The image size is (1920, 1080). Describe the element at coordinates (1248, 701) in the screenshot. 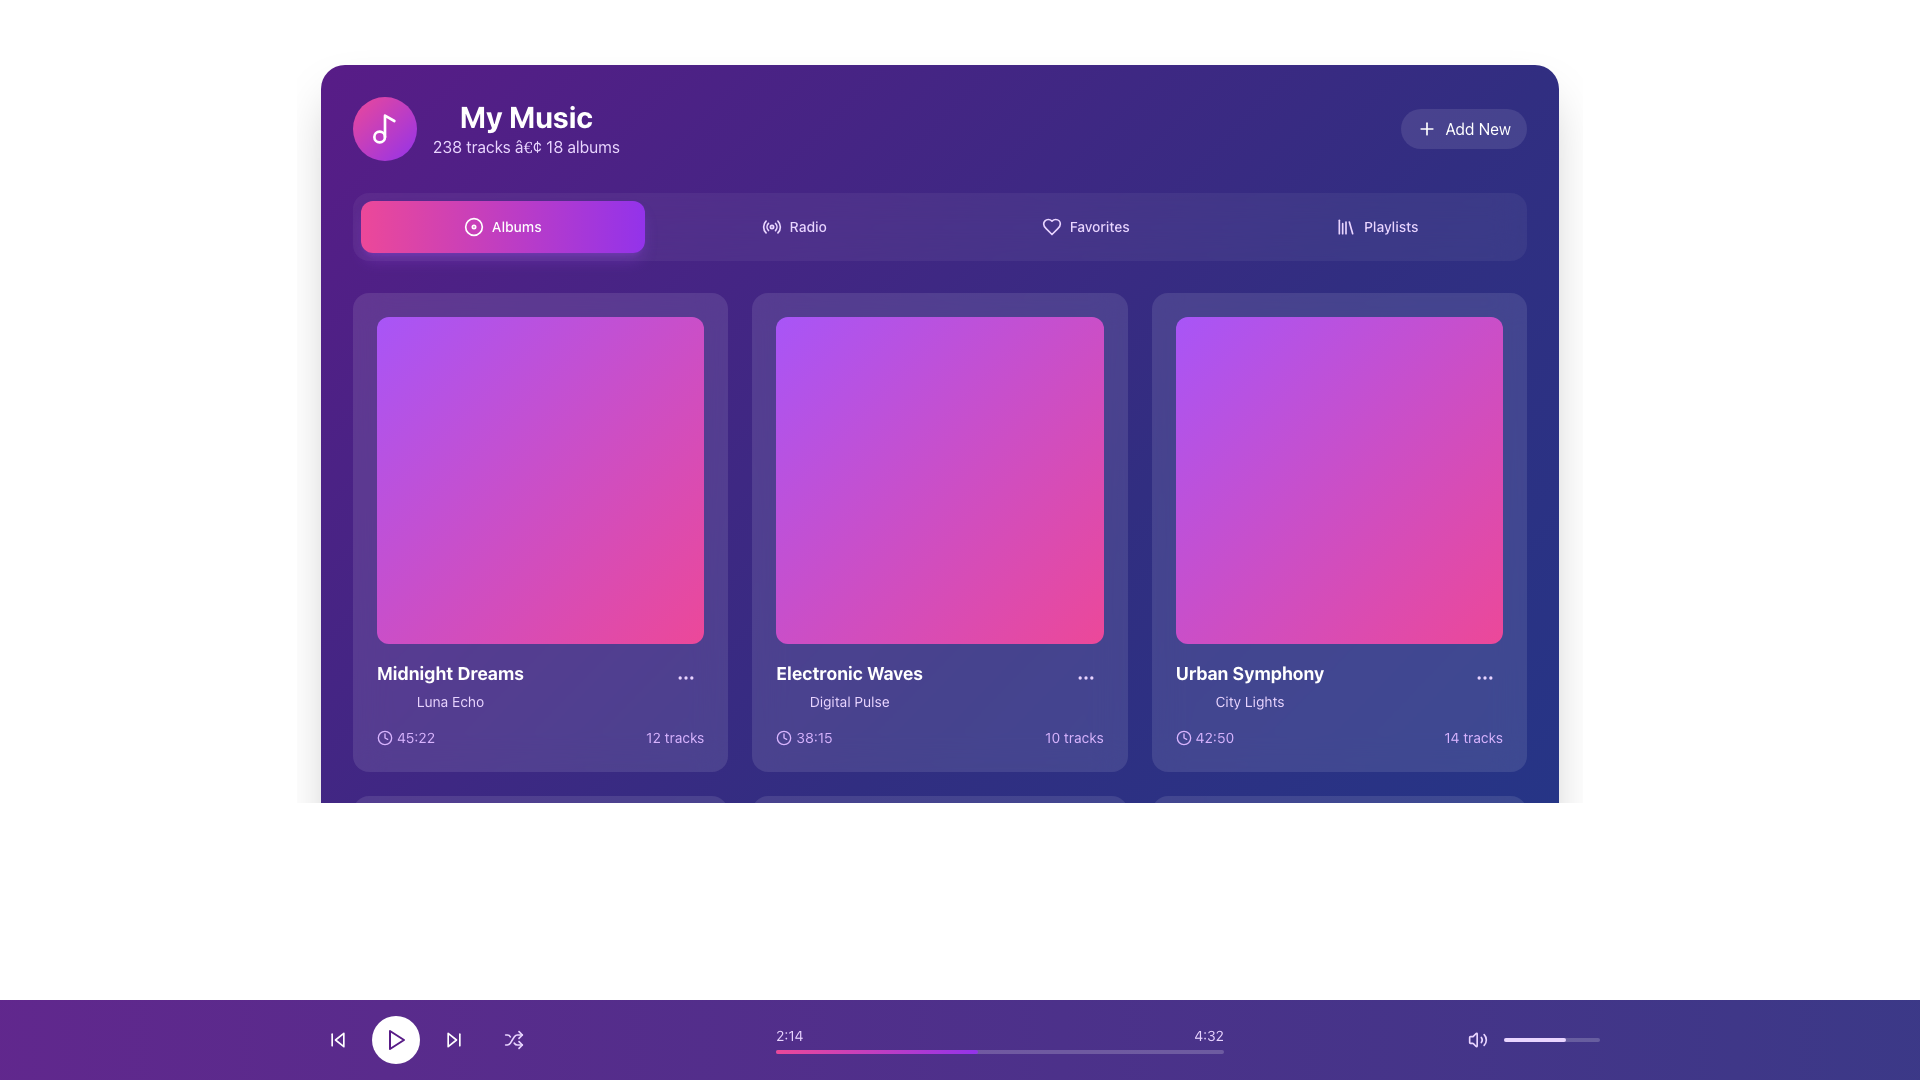

I see `the text label displaying 'City Lights', which is styled with a smaller font size and muted purple color, located underneath the 'Urban Symphony' heading in the album grid` at that location.